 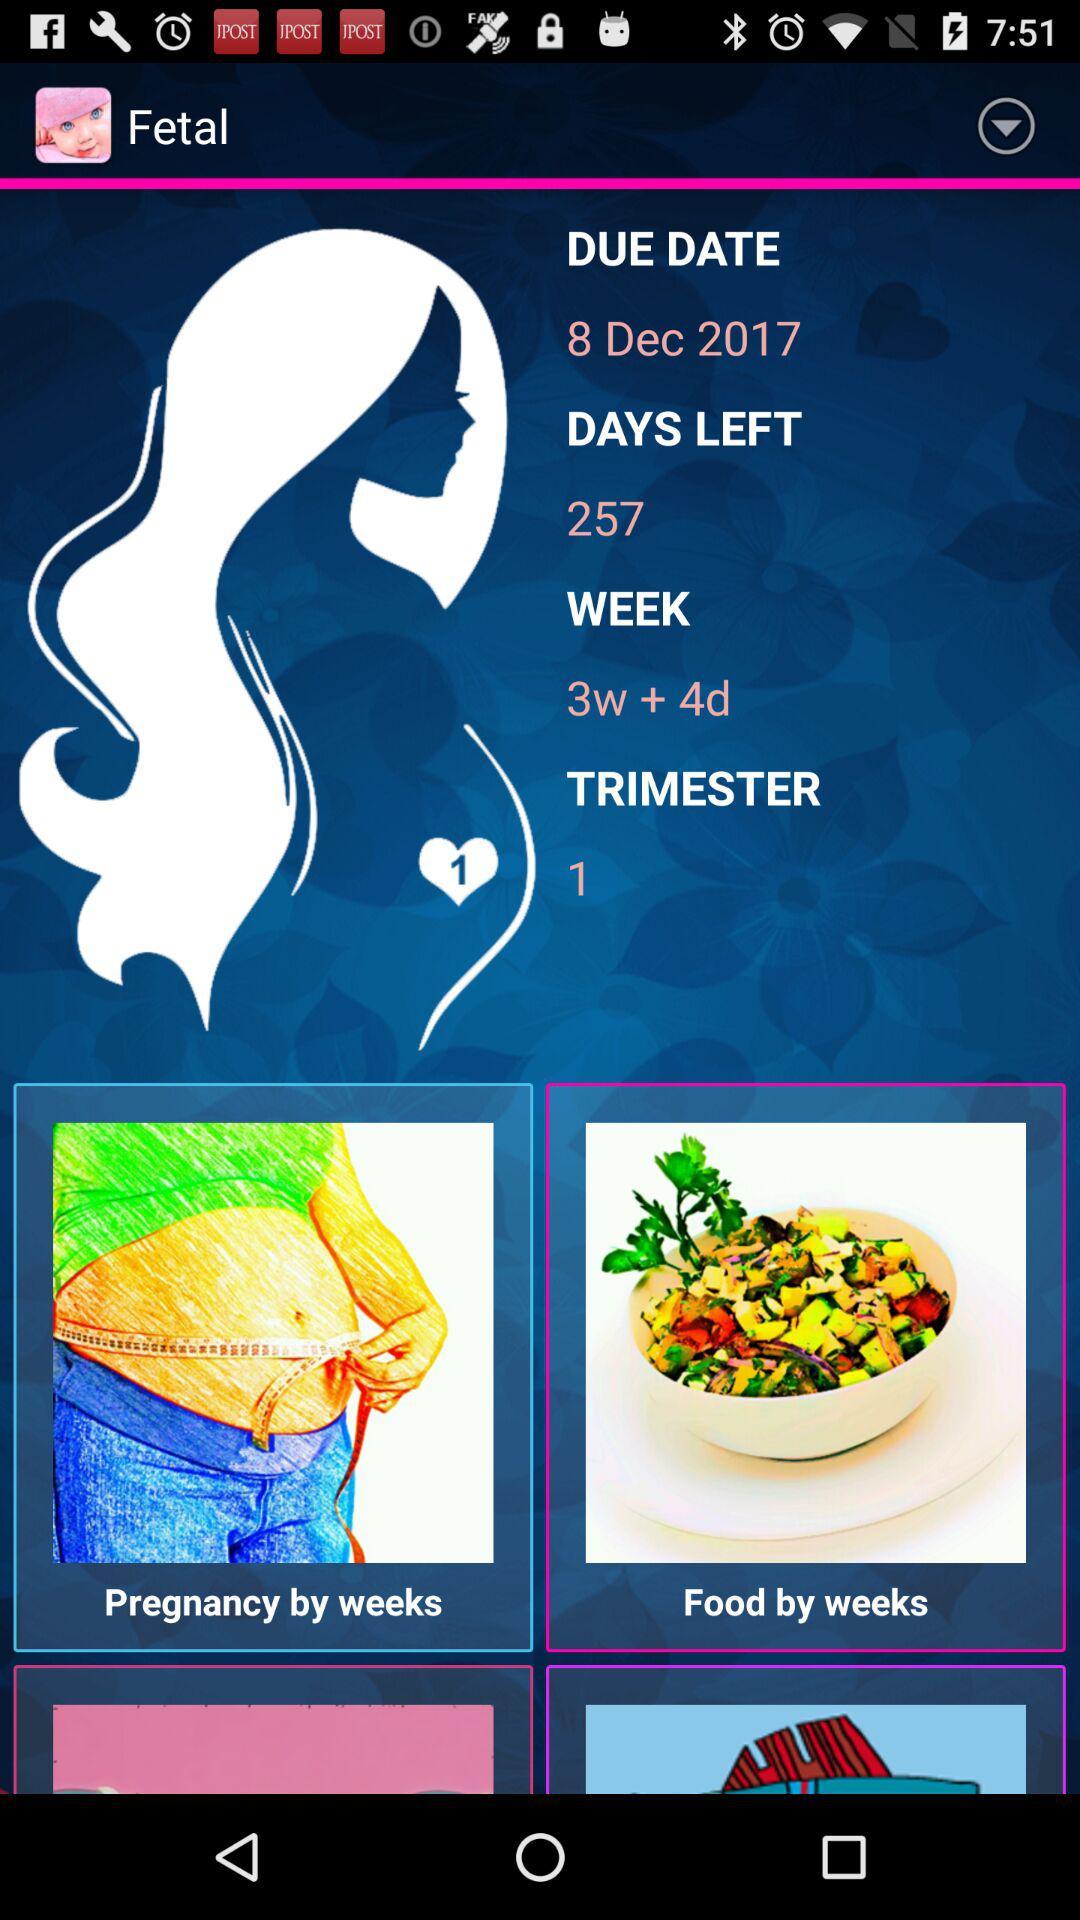 What do you see at coordinates (1006, 124) in the screenshot?
I see `the app next to fetal item` at bounding box center [1006, 124].